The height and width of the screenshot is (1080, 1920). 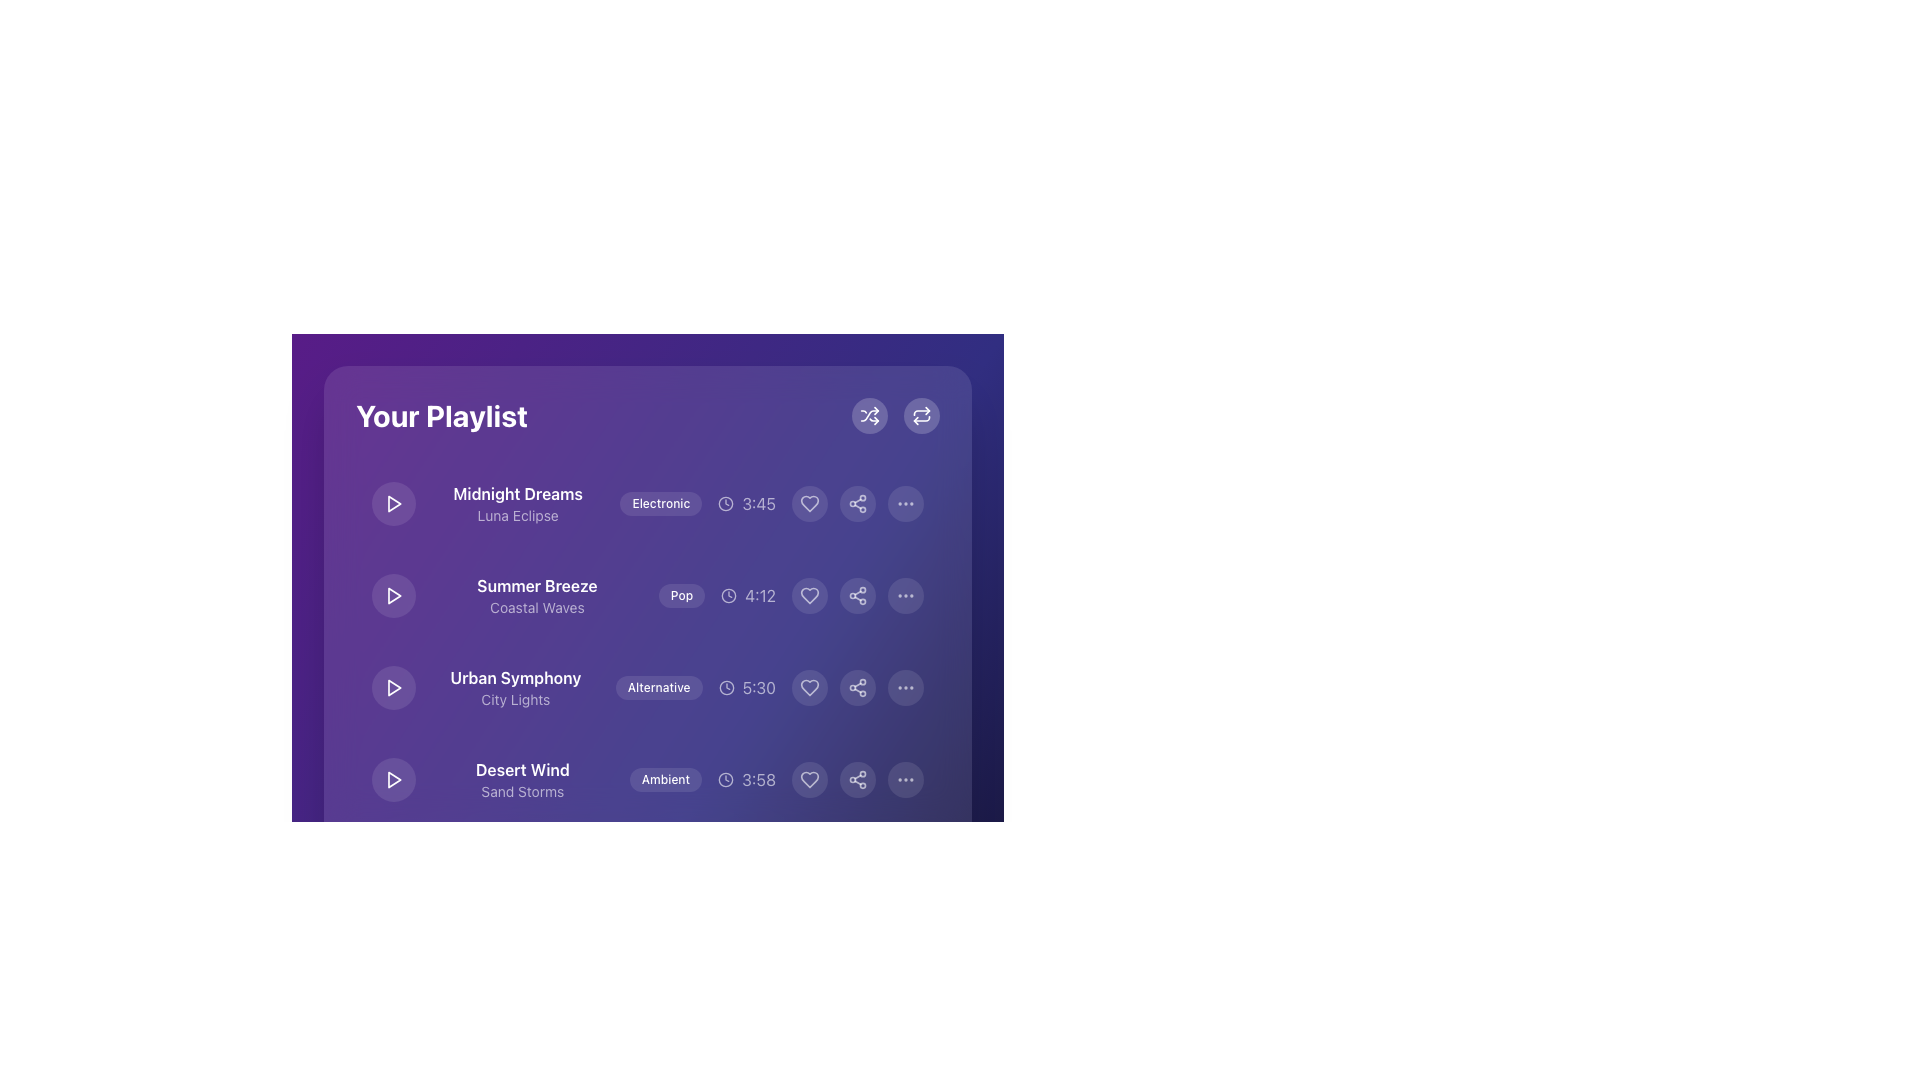 What do you see at coordinates (810, 595) in the screenshot?
I see `the heart icon button to favorite or unfavorite the playlist item labeled 'Summer Breeze'` at bounding box center [810, 595].